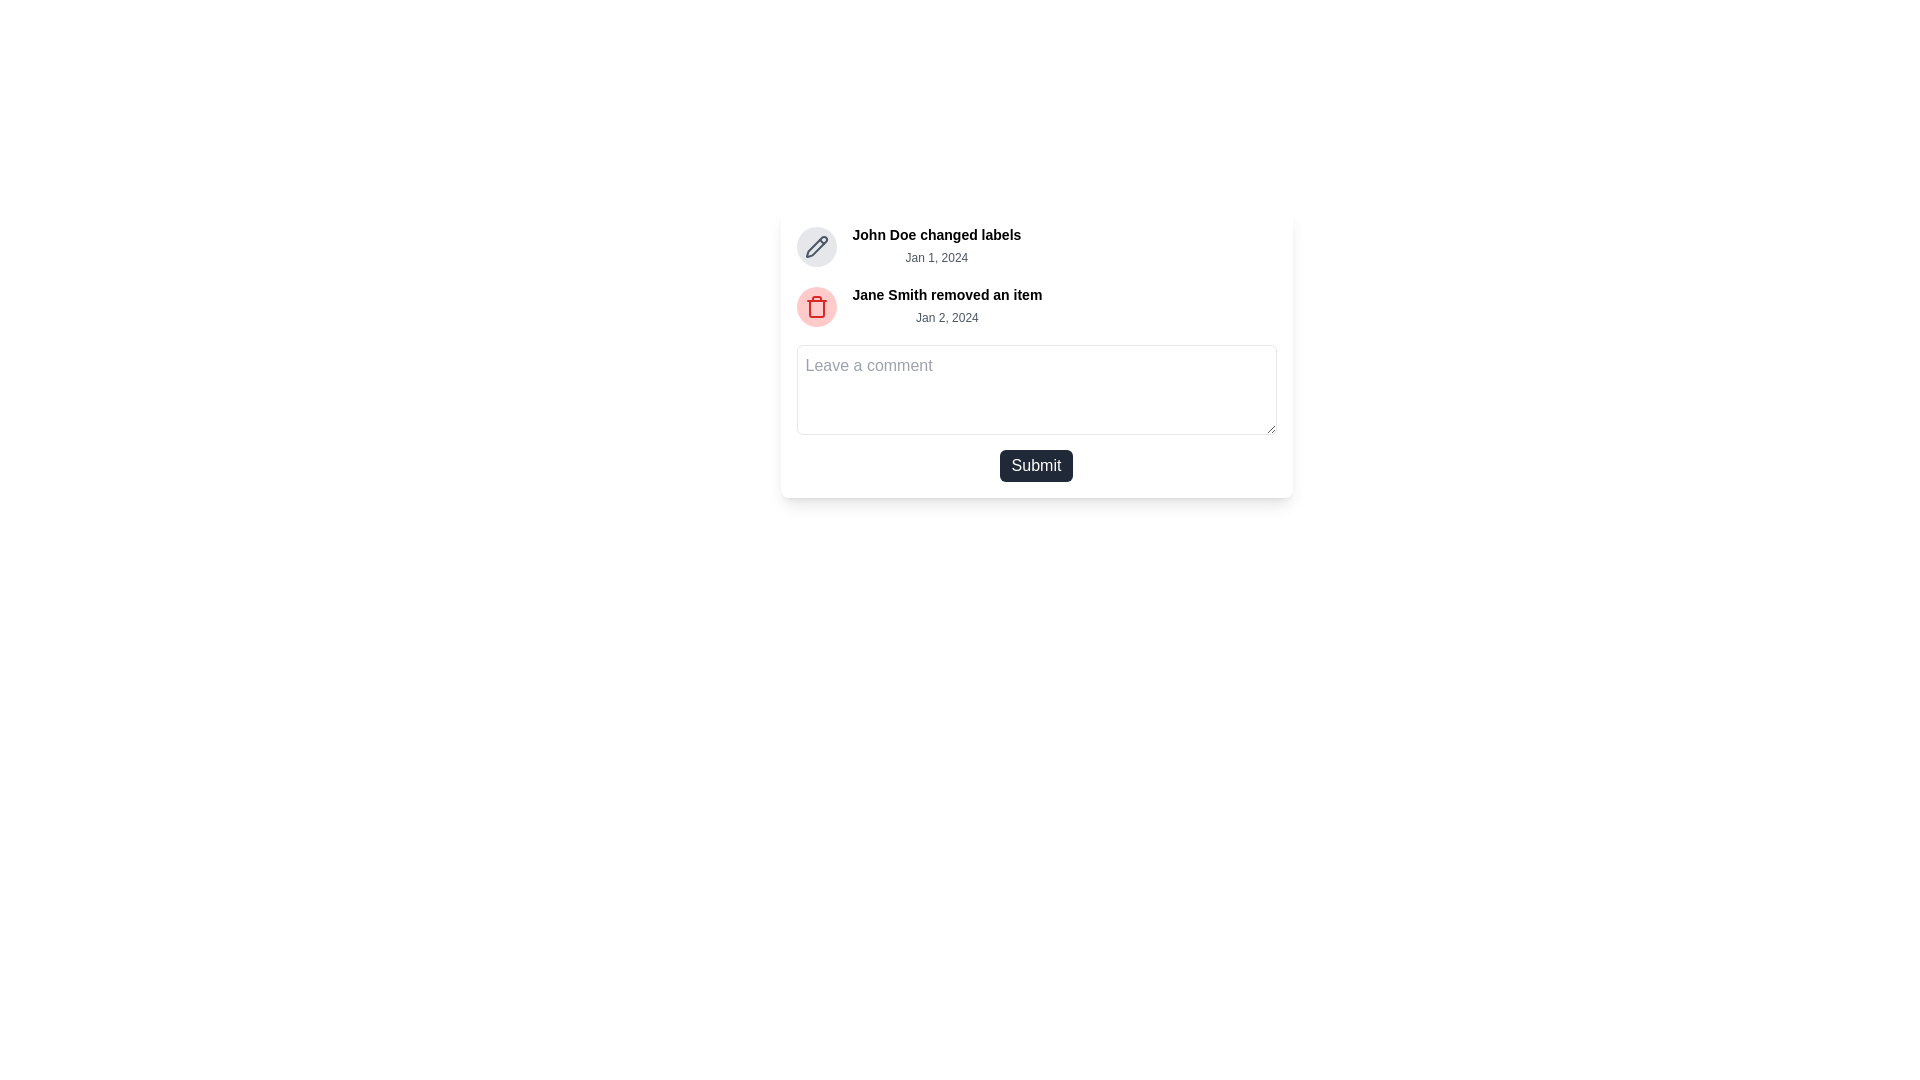 The image size is (1920, 1080). I want to click on the submission button located at the bottom-right area of the form, directly below the 'Leave a comment' text input area, so click(1036, 466).